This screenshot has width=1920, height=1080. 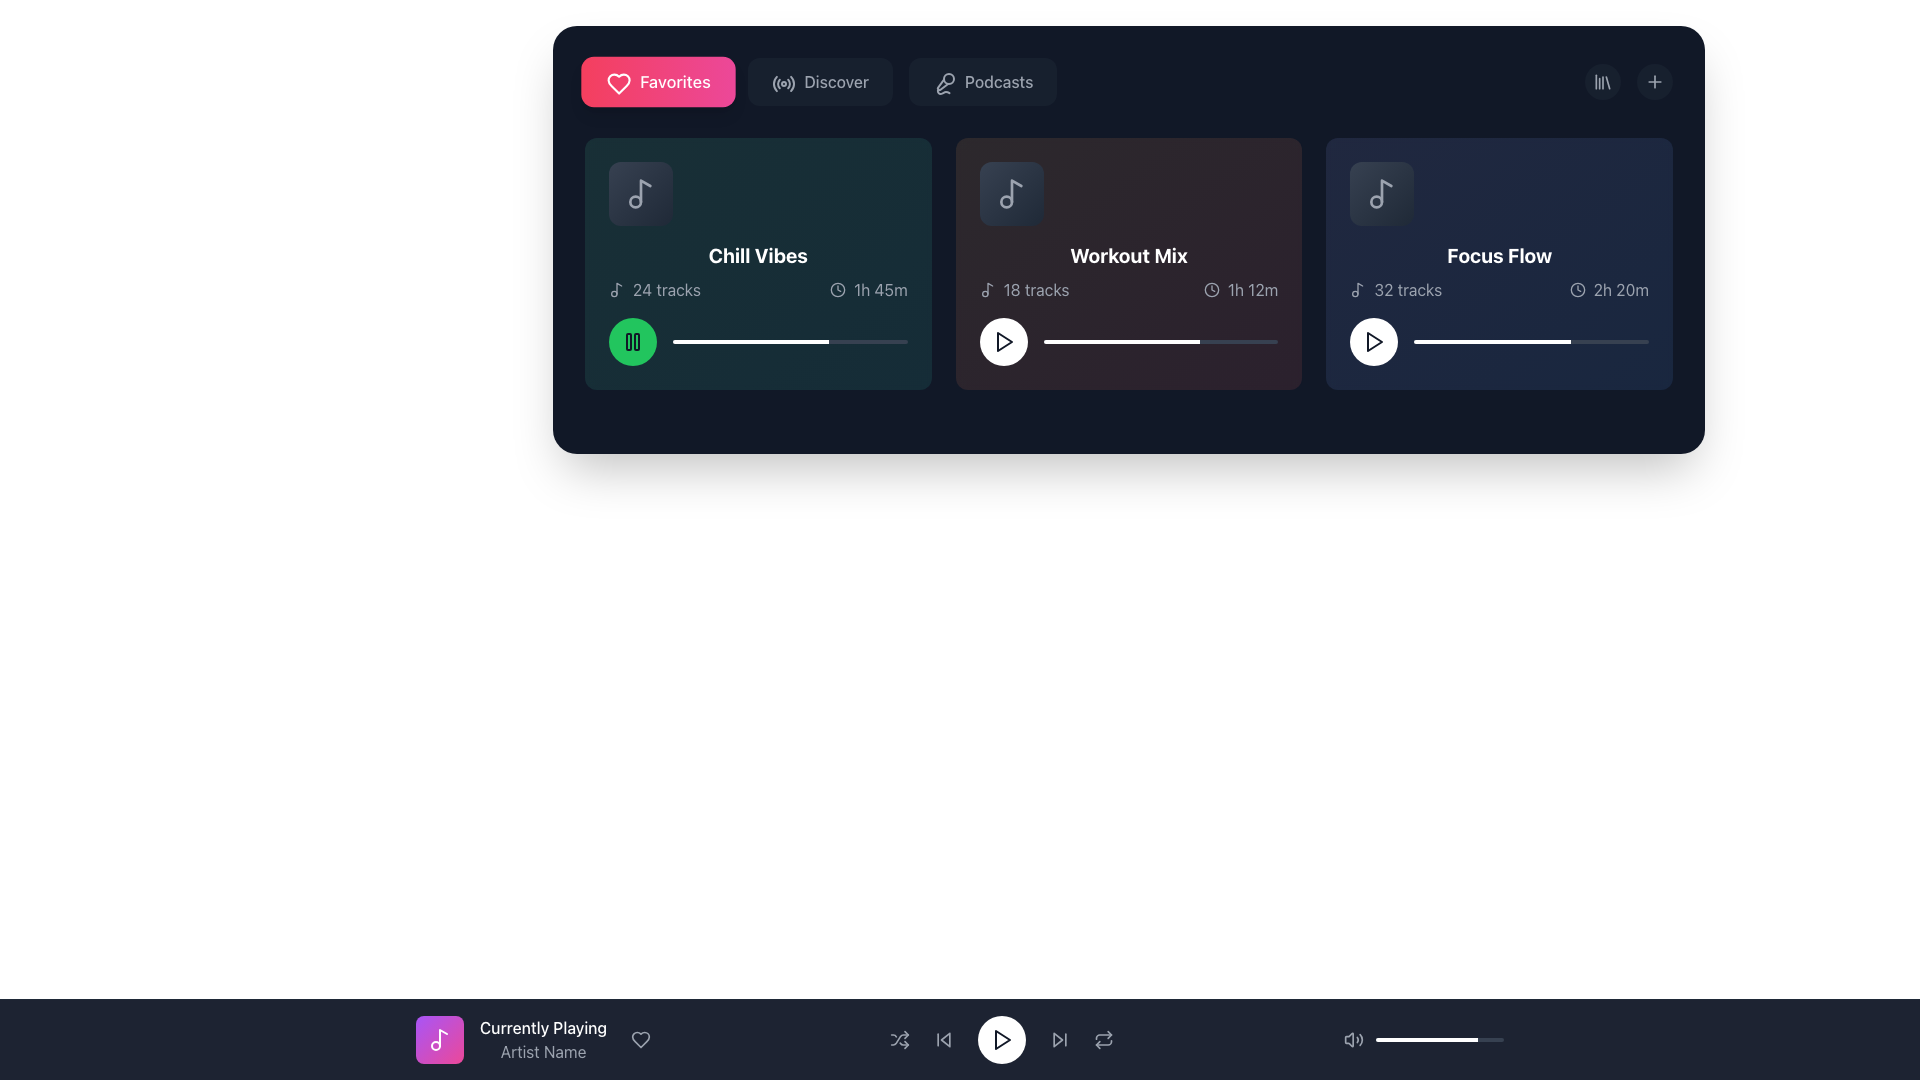 I want to click on the musical note icon located in the 'Focus Flow' section, which is positioned to the left of the text '32 tracks', so click(x=1358, y=289).